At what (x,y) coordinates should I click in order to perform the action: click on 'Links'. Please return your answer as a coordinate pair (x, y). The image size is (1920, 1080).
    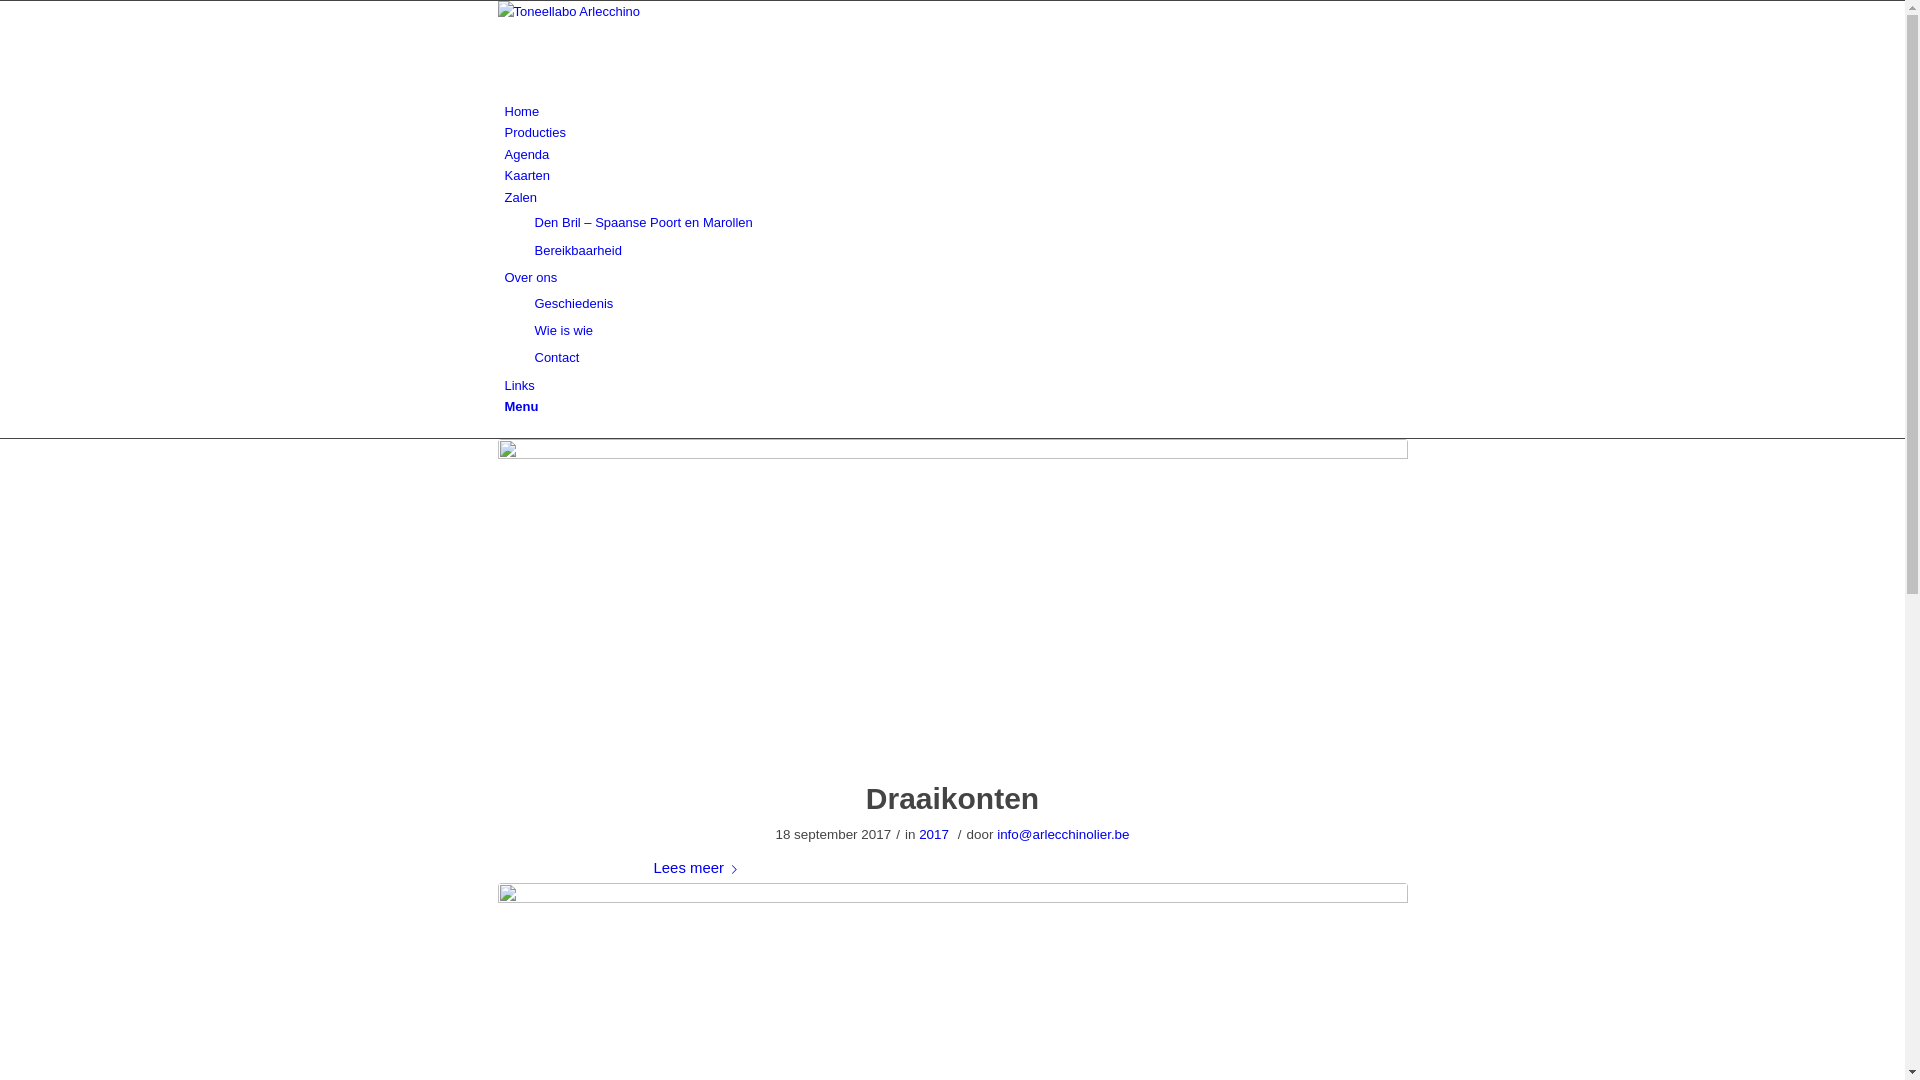
    Looking at the image, I should click on (504, 385).